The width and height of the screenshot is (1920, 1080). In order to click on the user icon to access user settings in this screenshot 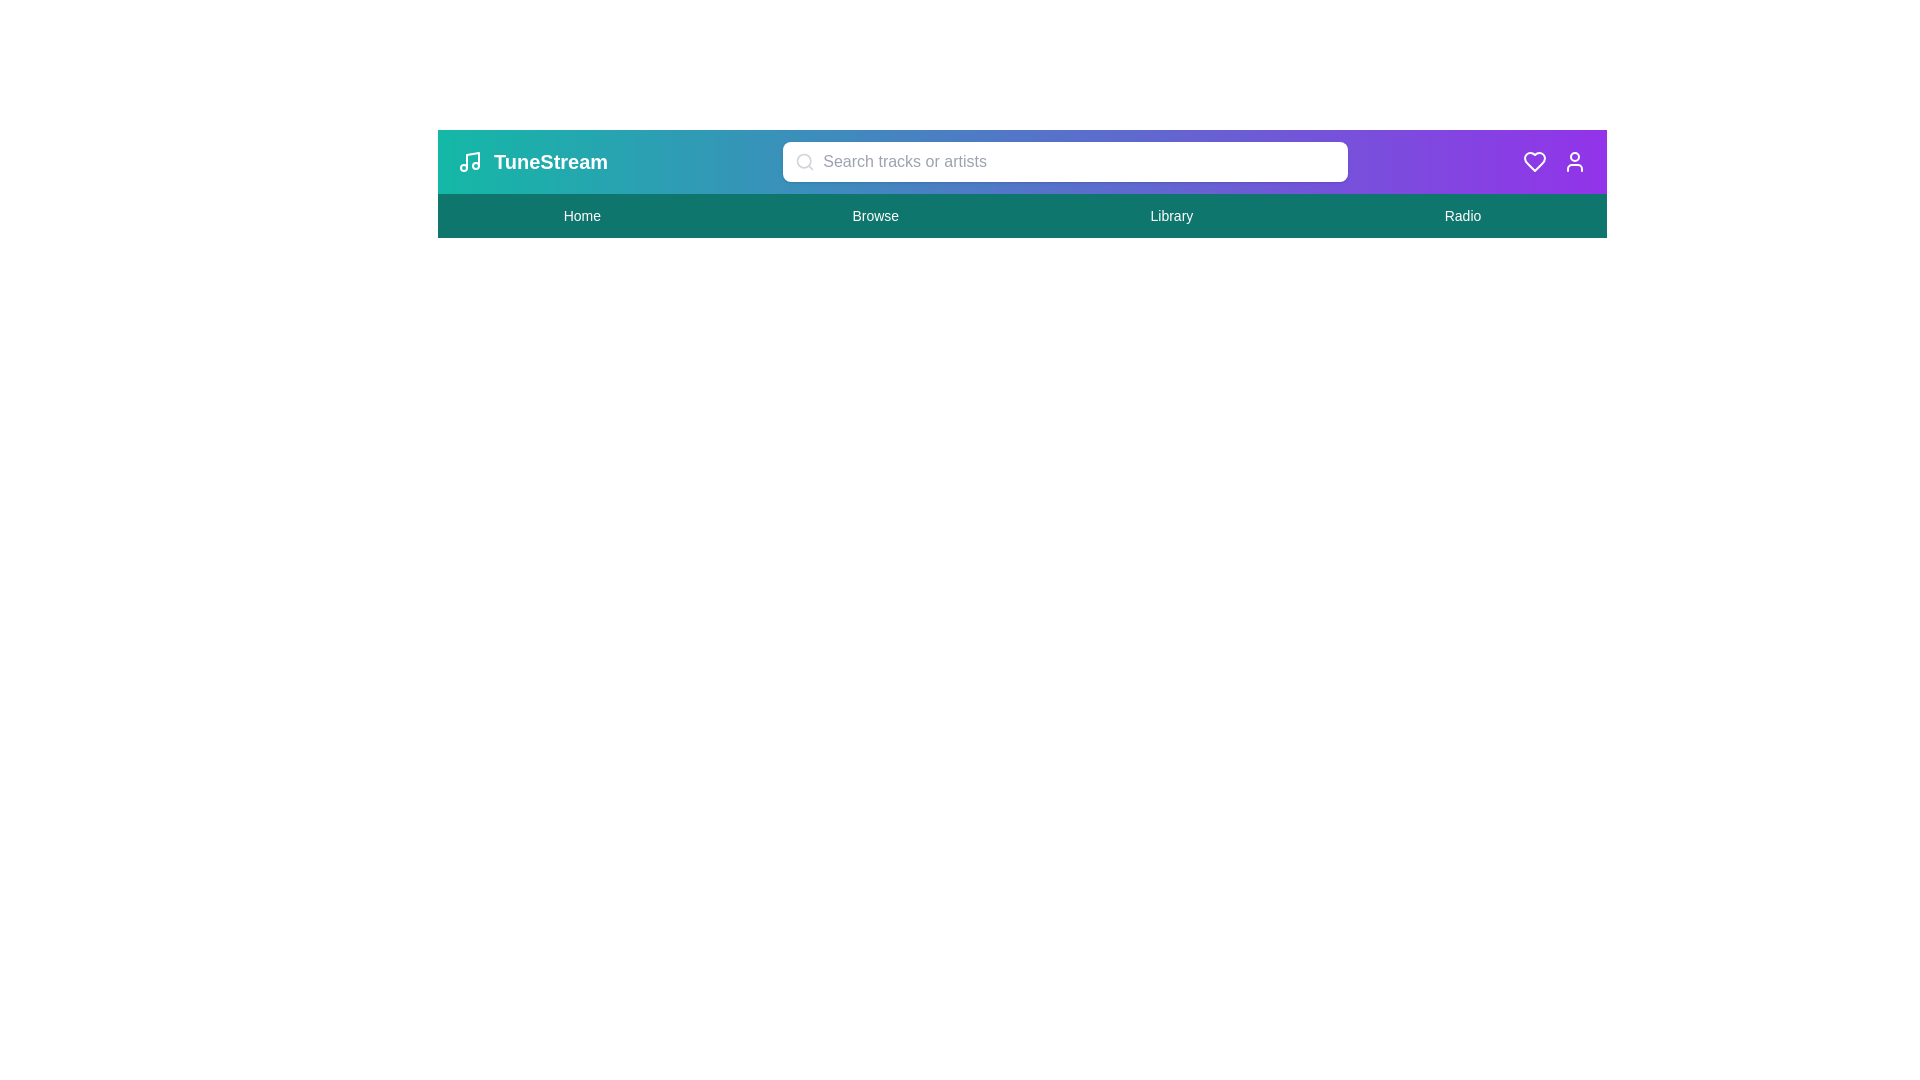, I will do `click(1573, 161)`.